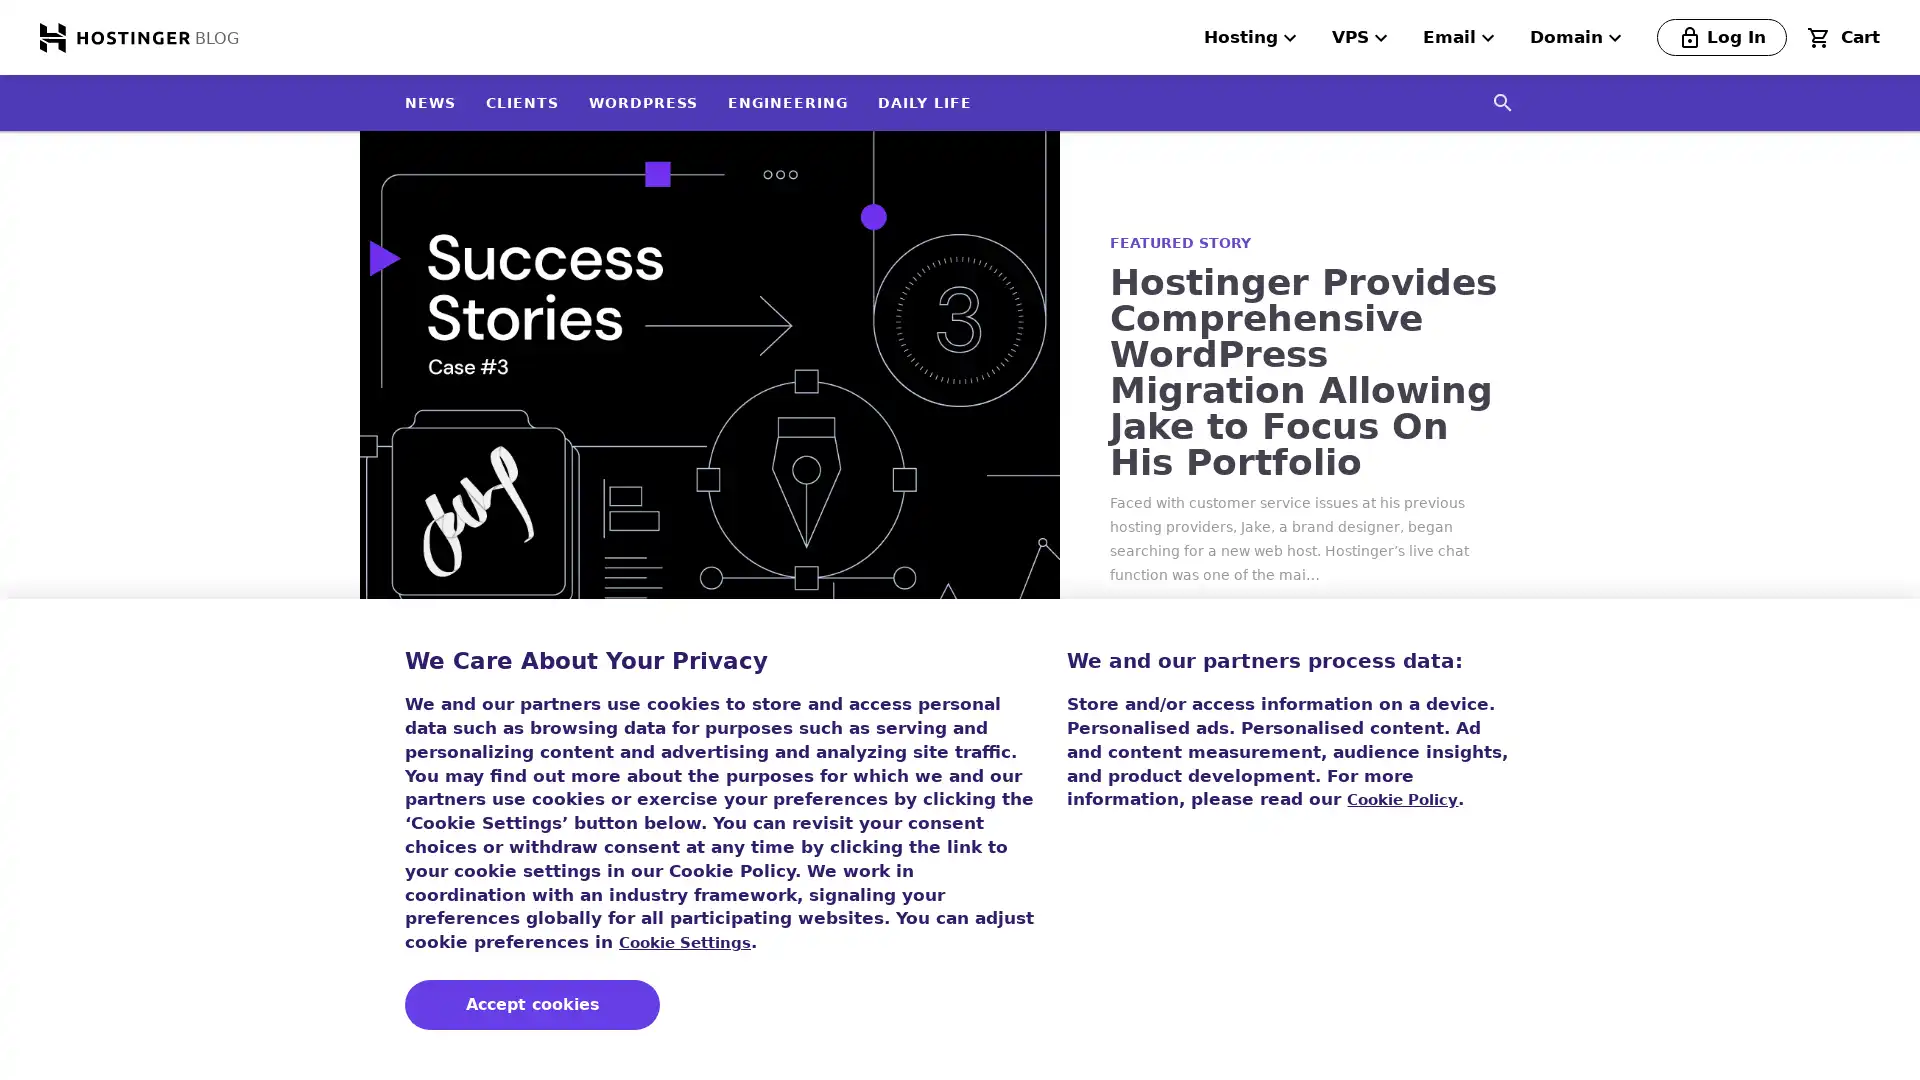 This screenshot has width=1920, height=1080. I want to click on Accept cookies, so click(532, 1005).